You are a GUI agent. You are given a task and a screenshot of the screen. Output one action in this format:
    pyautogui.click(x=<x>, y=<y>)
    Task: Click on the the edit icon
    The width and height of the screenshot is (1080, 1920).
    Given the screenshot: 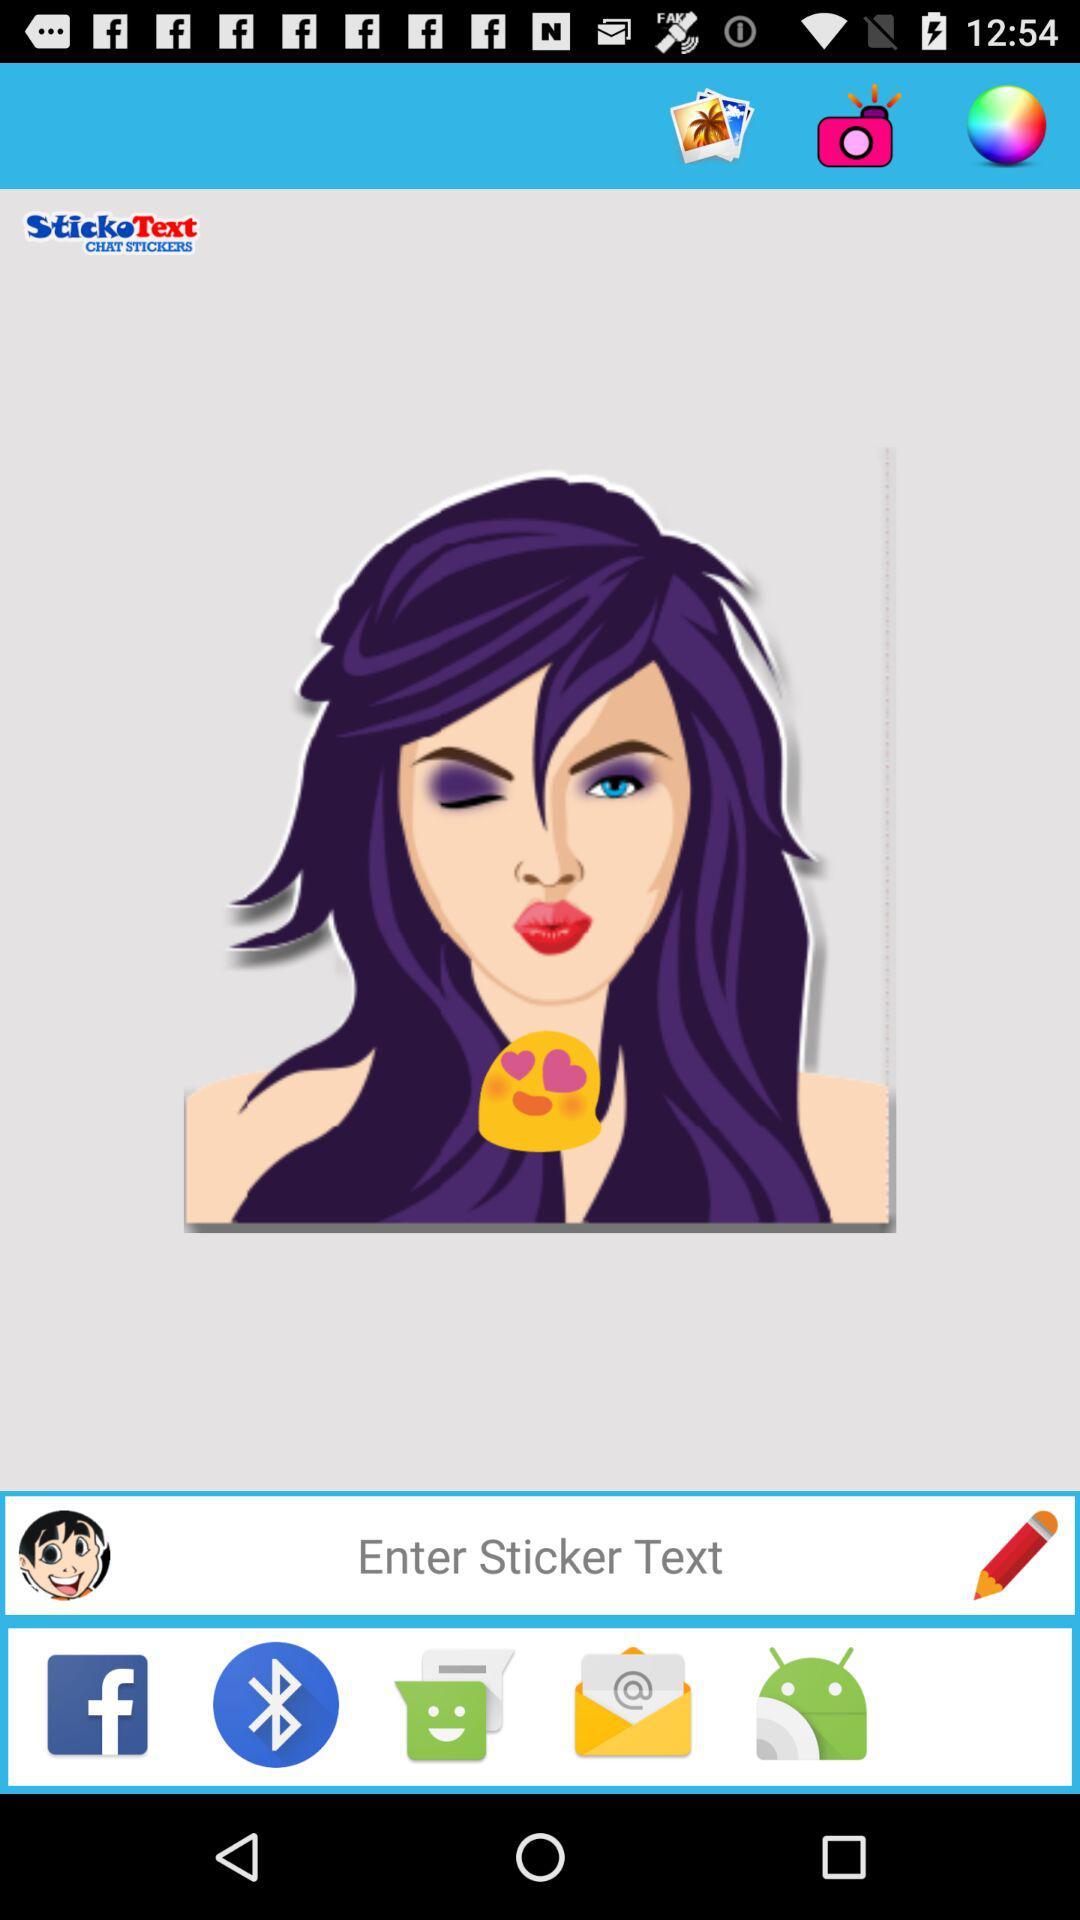 What is the action you would take?
    pyautogui.click(x=1015, y=1664)
    